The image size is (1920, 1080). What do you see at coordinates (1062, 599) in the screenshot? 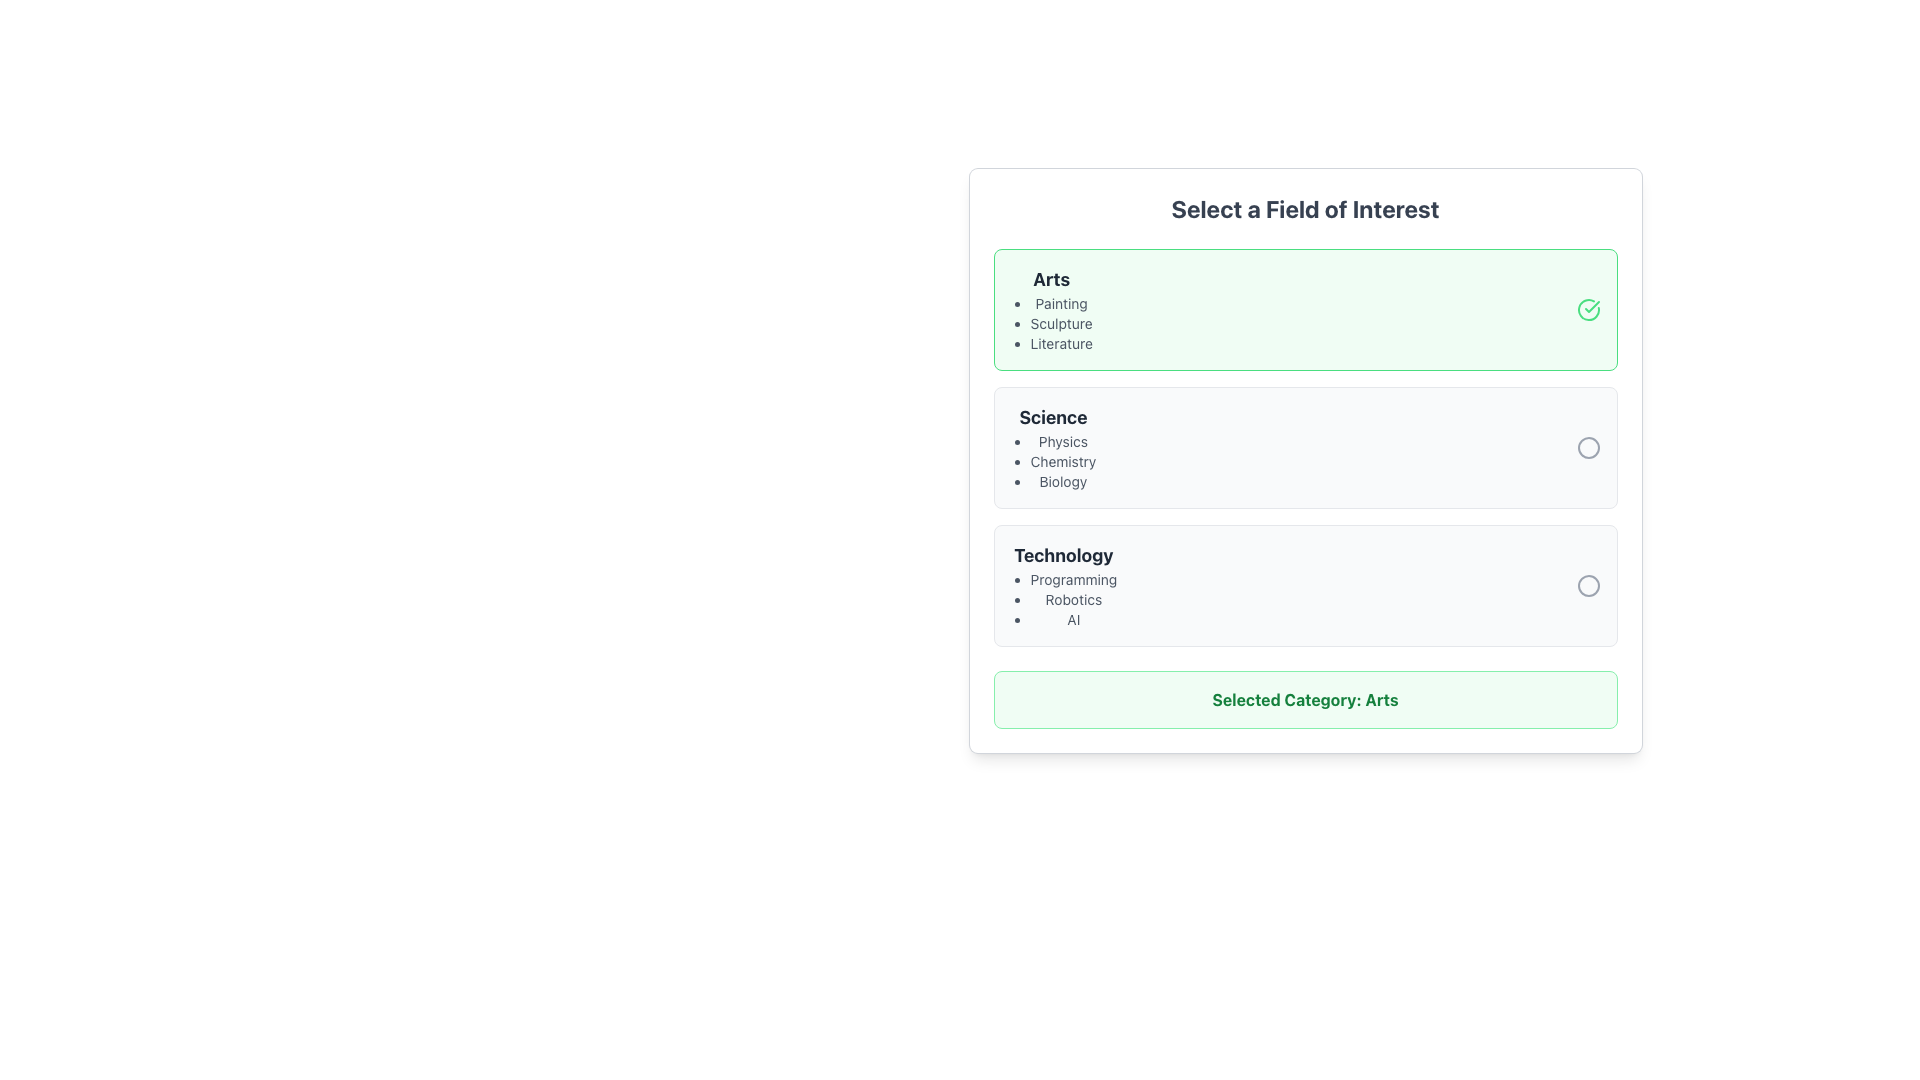
I see `the second item in the bullet point list under the 'Technology' category, which represents 'Robotics'` at bounding box center [1062, 599].